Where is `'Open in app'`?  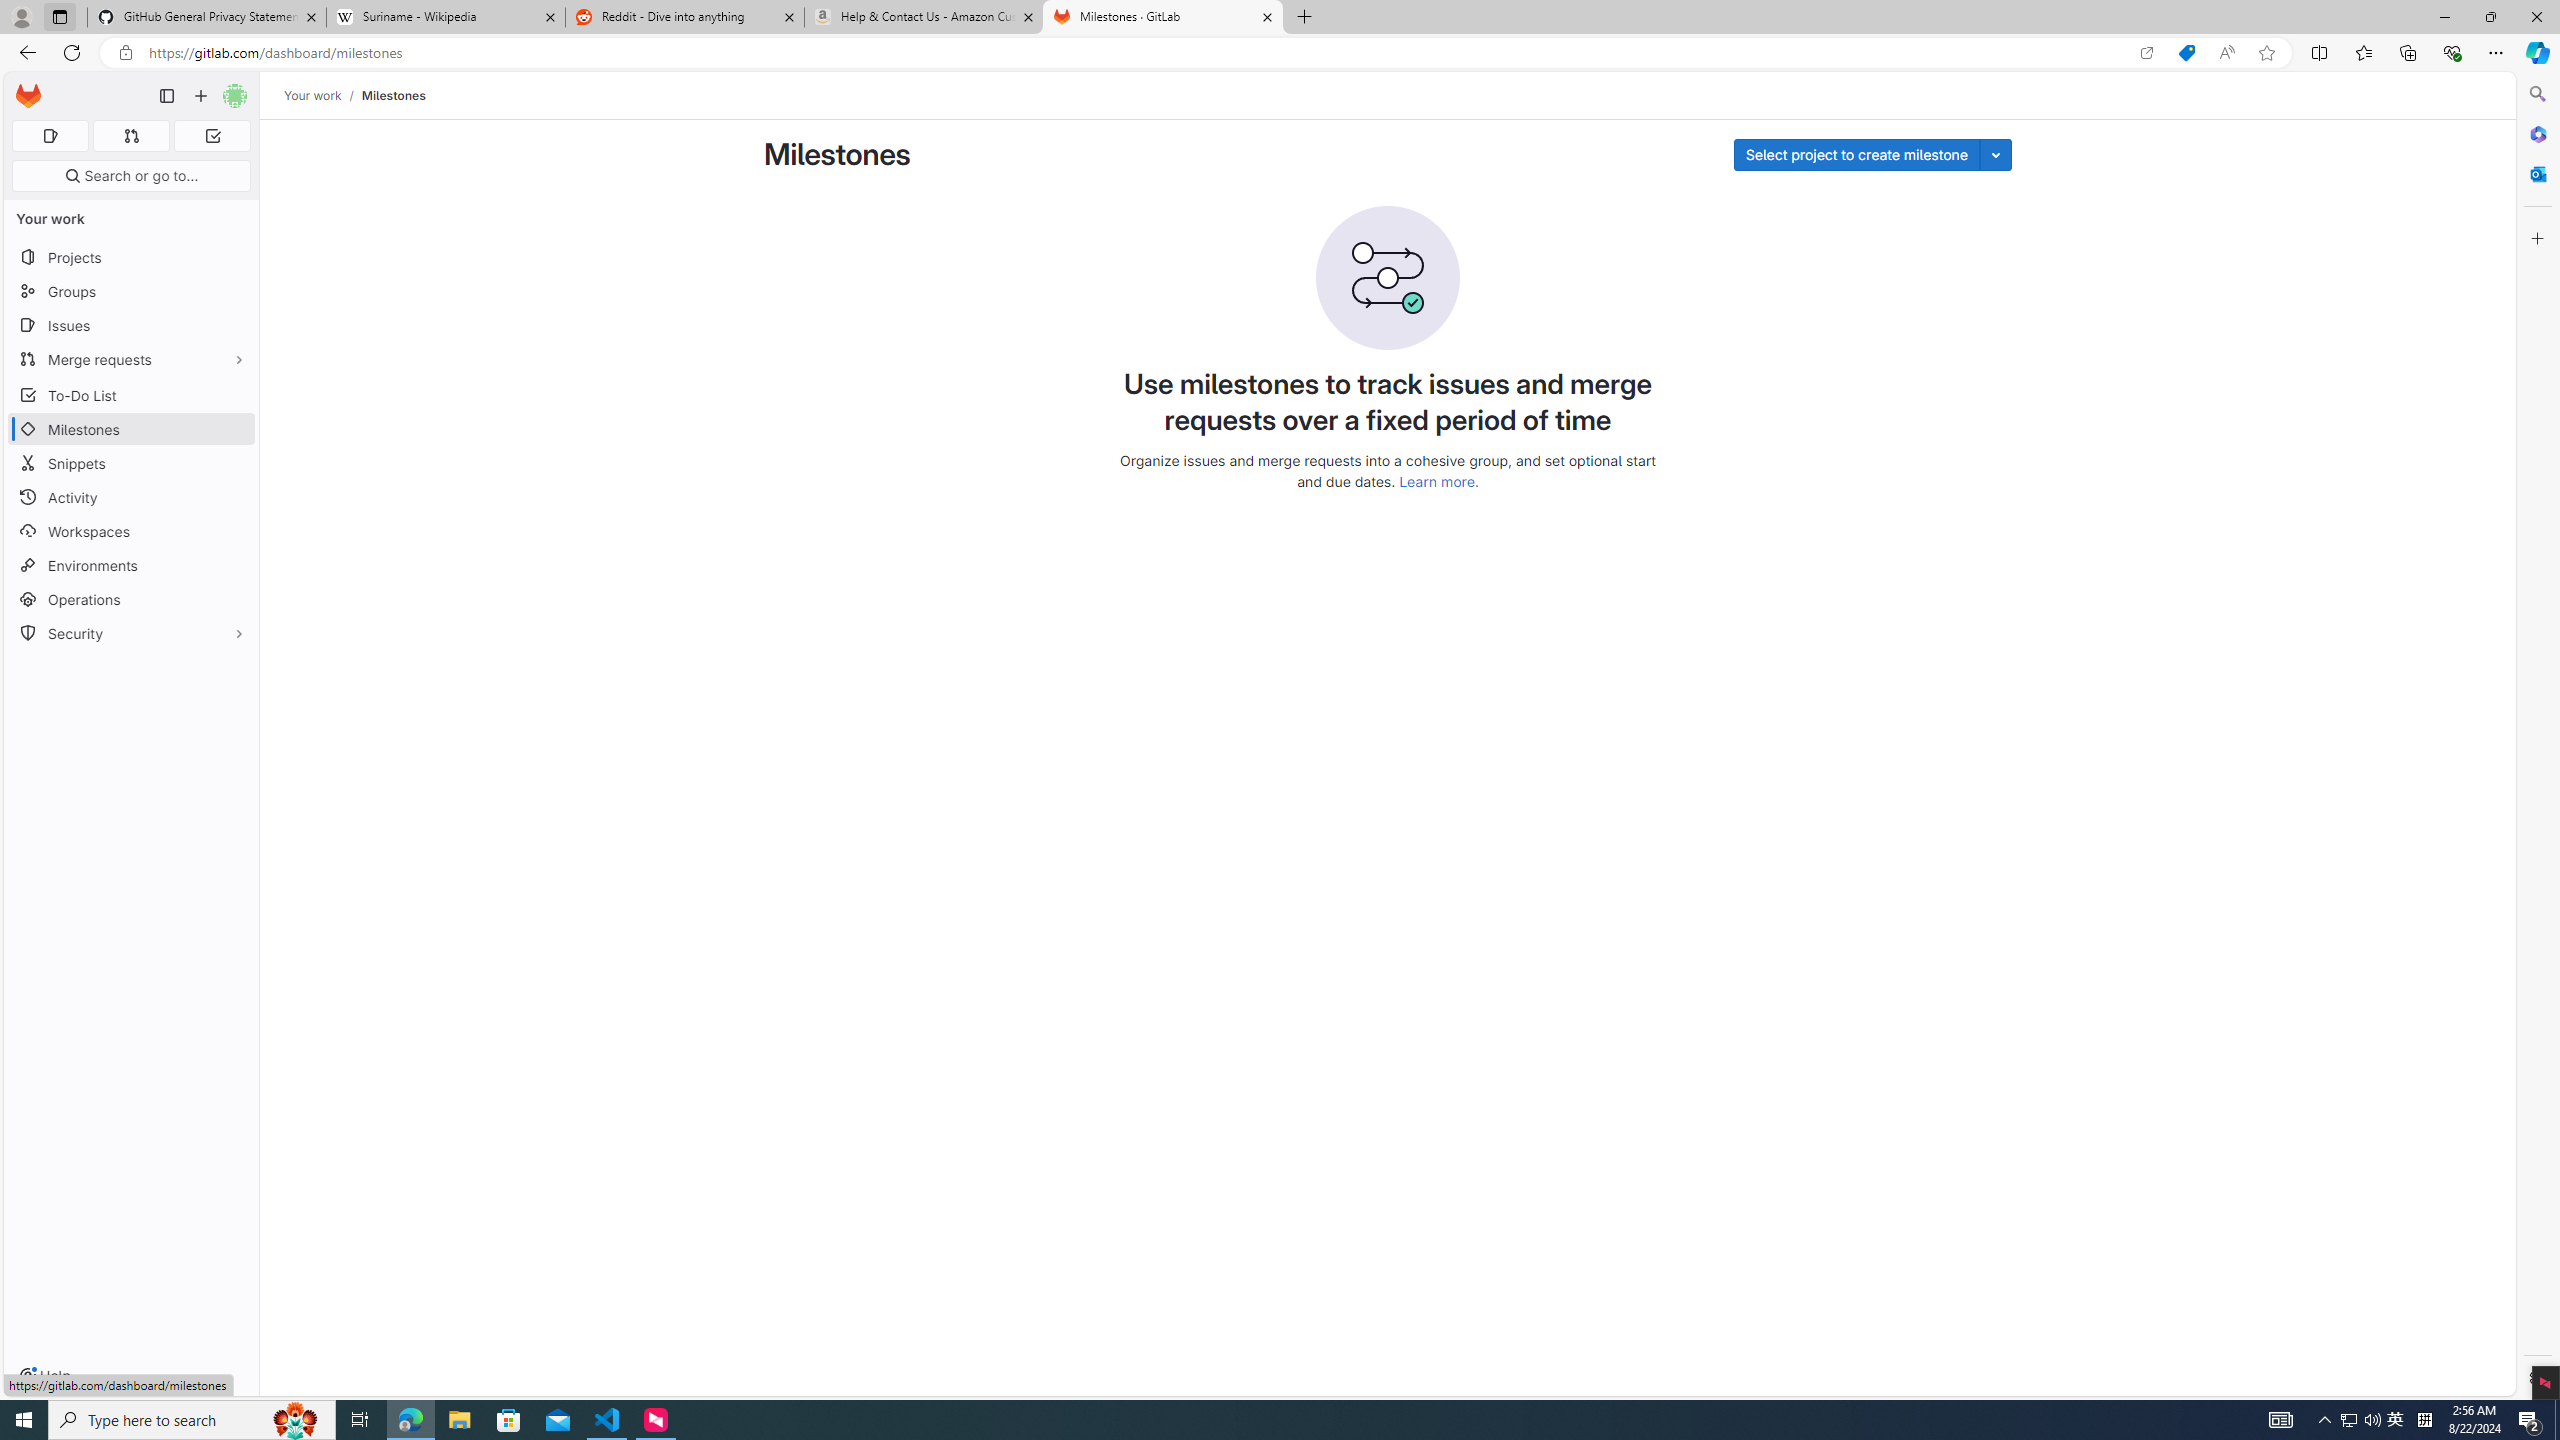
'Open in app' is located at coordinates (2145, 53).